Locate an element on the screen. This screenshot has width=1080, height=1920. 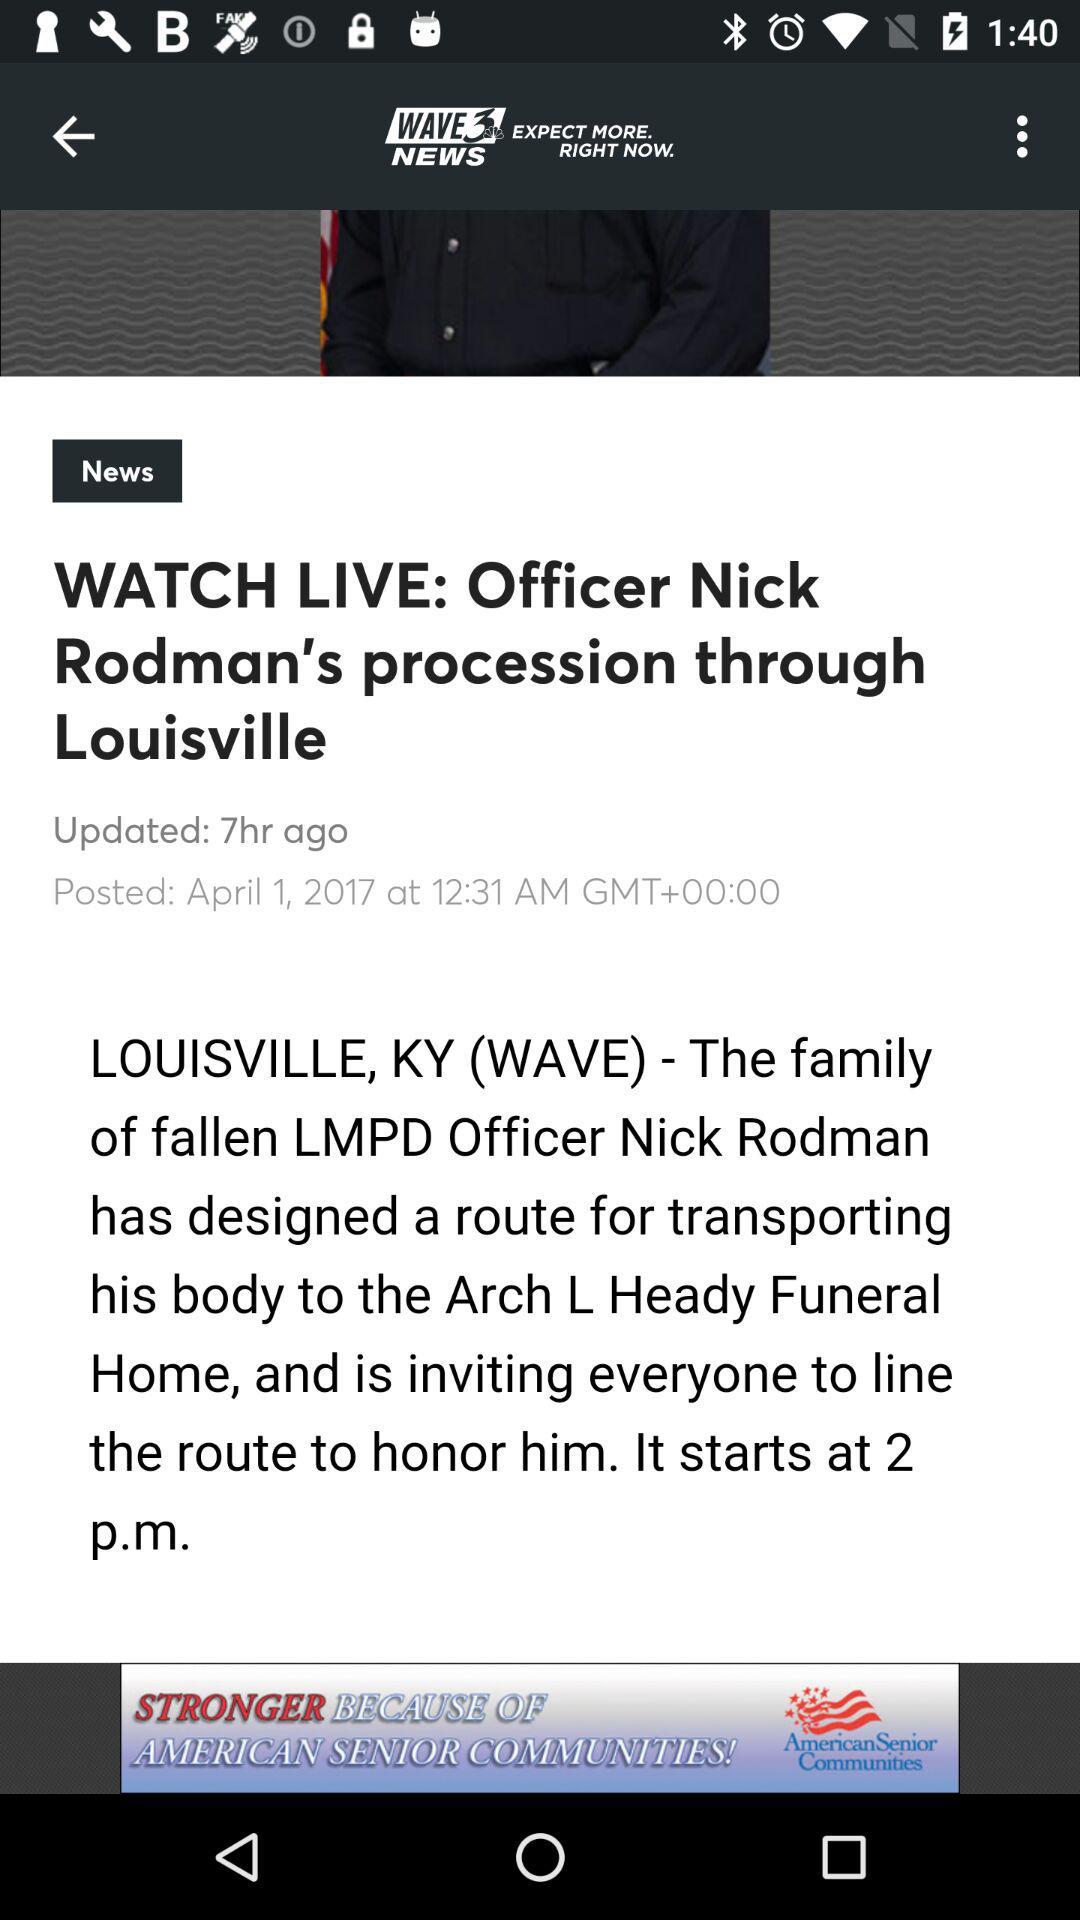
option is located at coordinates (540, 1727).